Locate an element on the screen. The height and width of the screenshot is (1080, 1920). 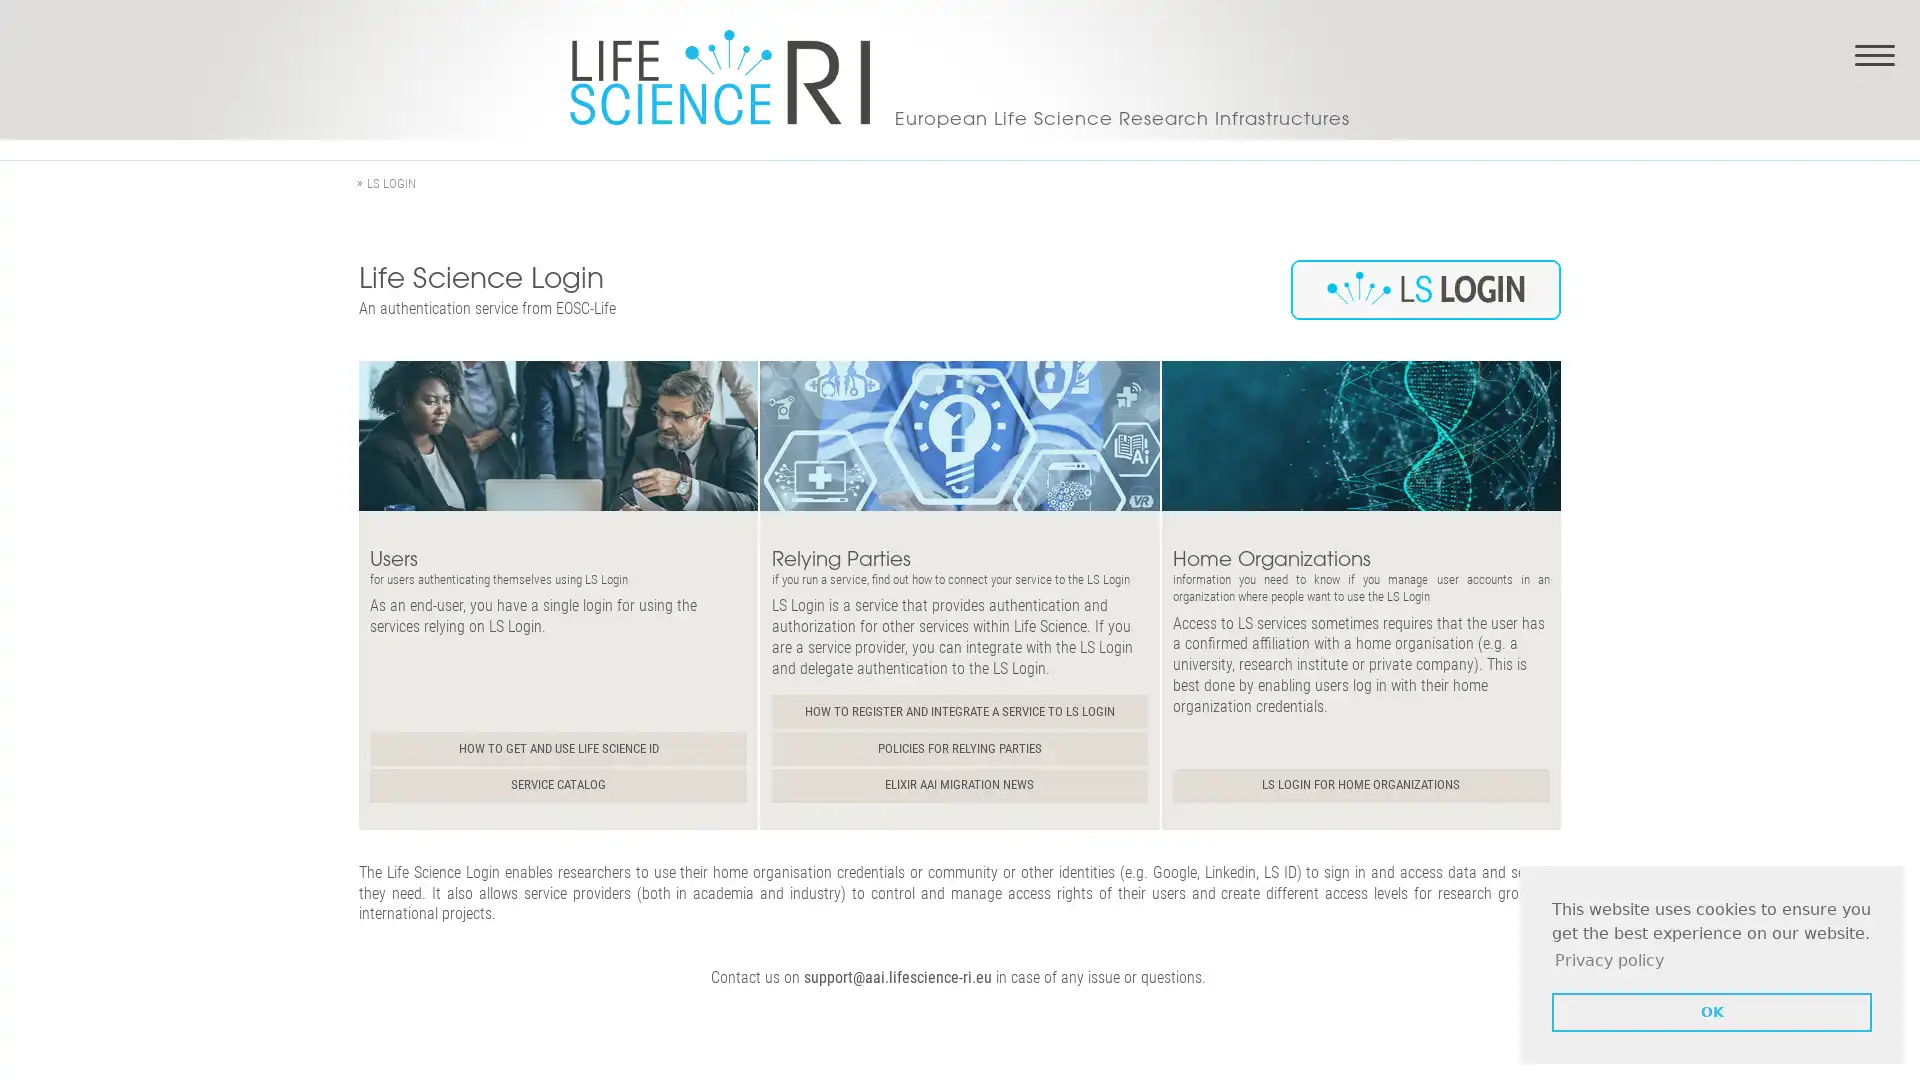
Toggle navigation is located at coordinates (1874, 53).